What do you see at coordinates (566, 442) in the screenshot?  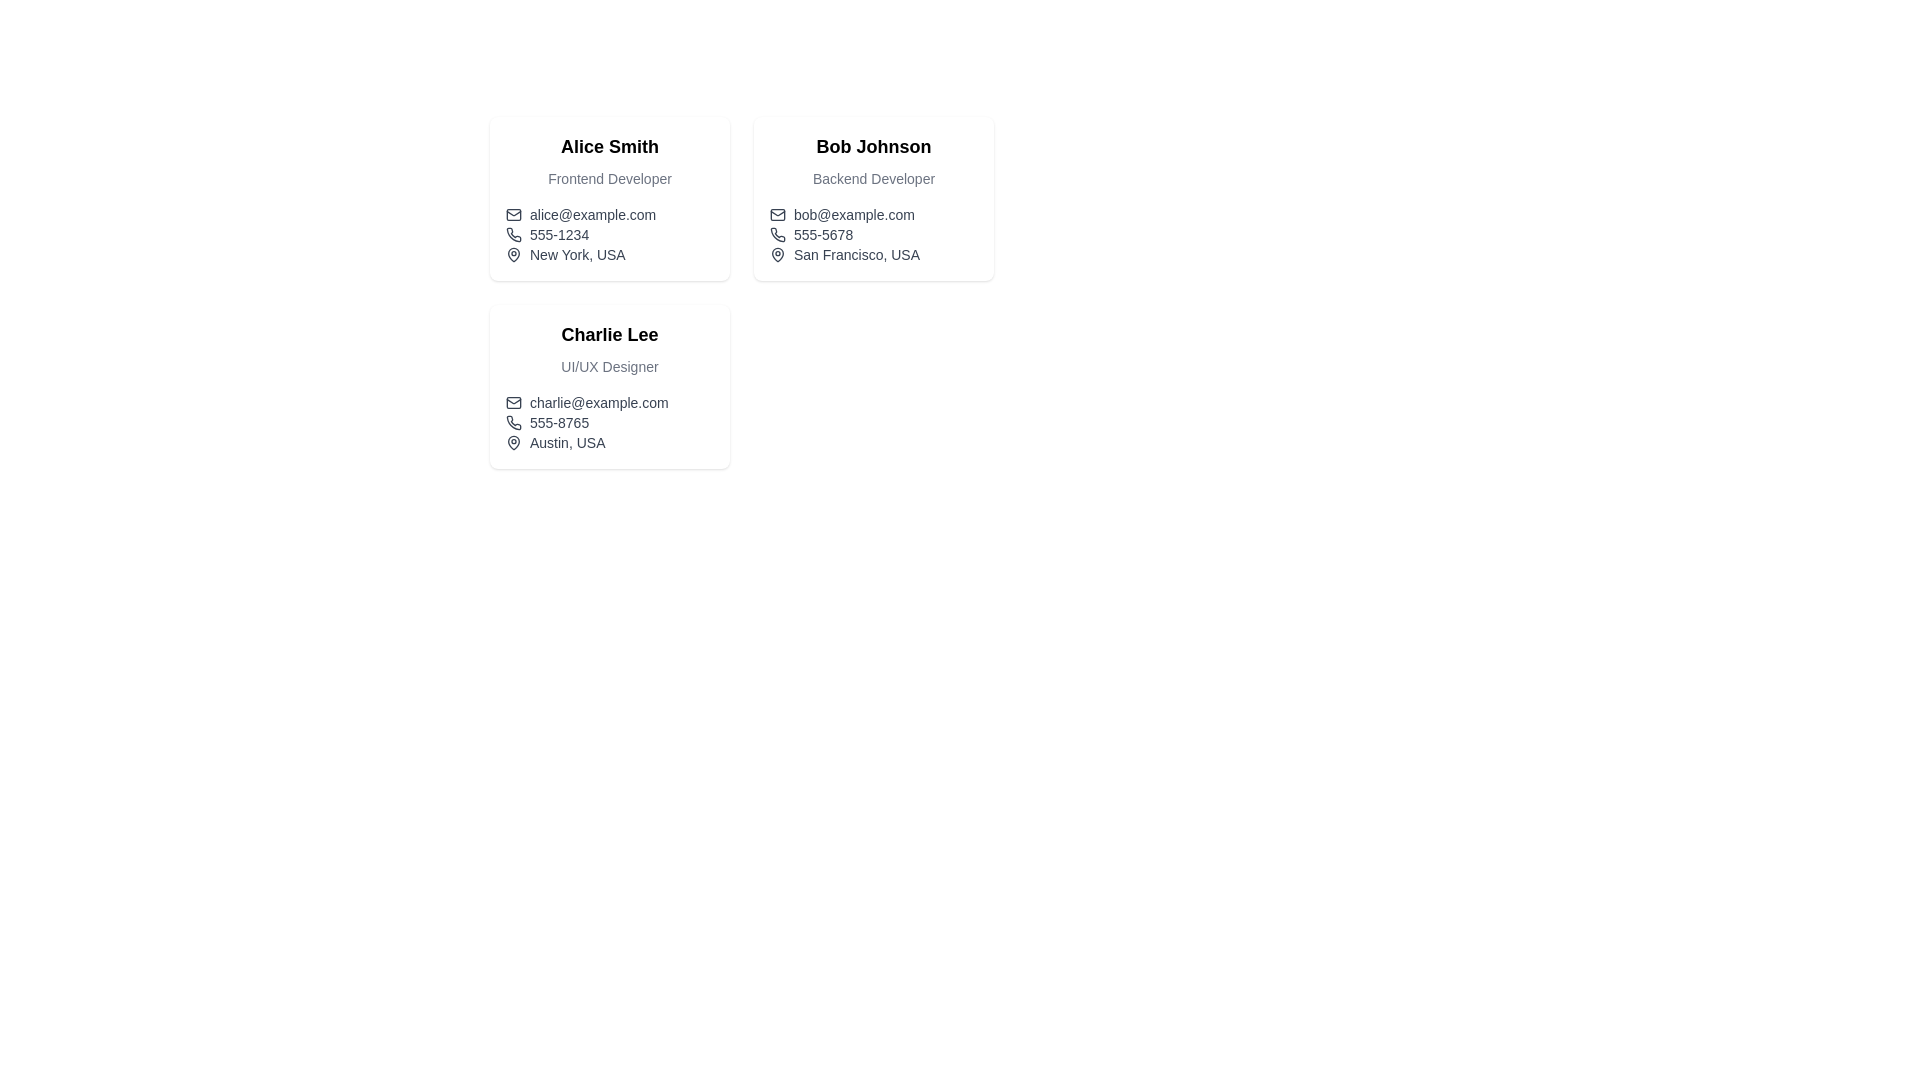 I see `the text label displaying the location information for 'Charlie Lee' in the third card of the profile` at bounding box center [566, 442].